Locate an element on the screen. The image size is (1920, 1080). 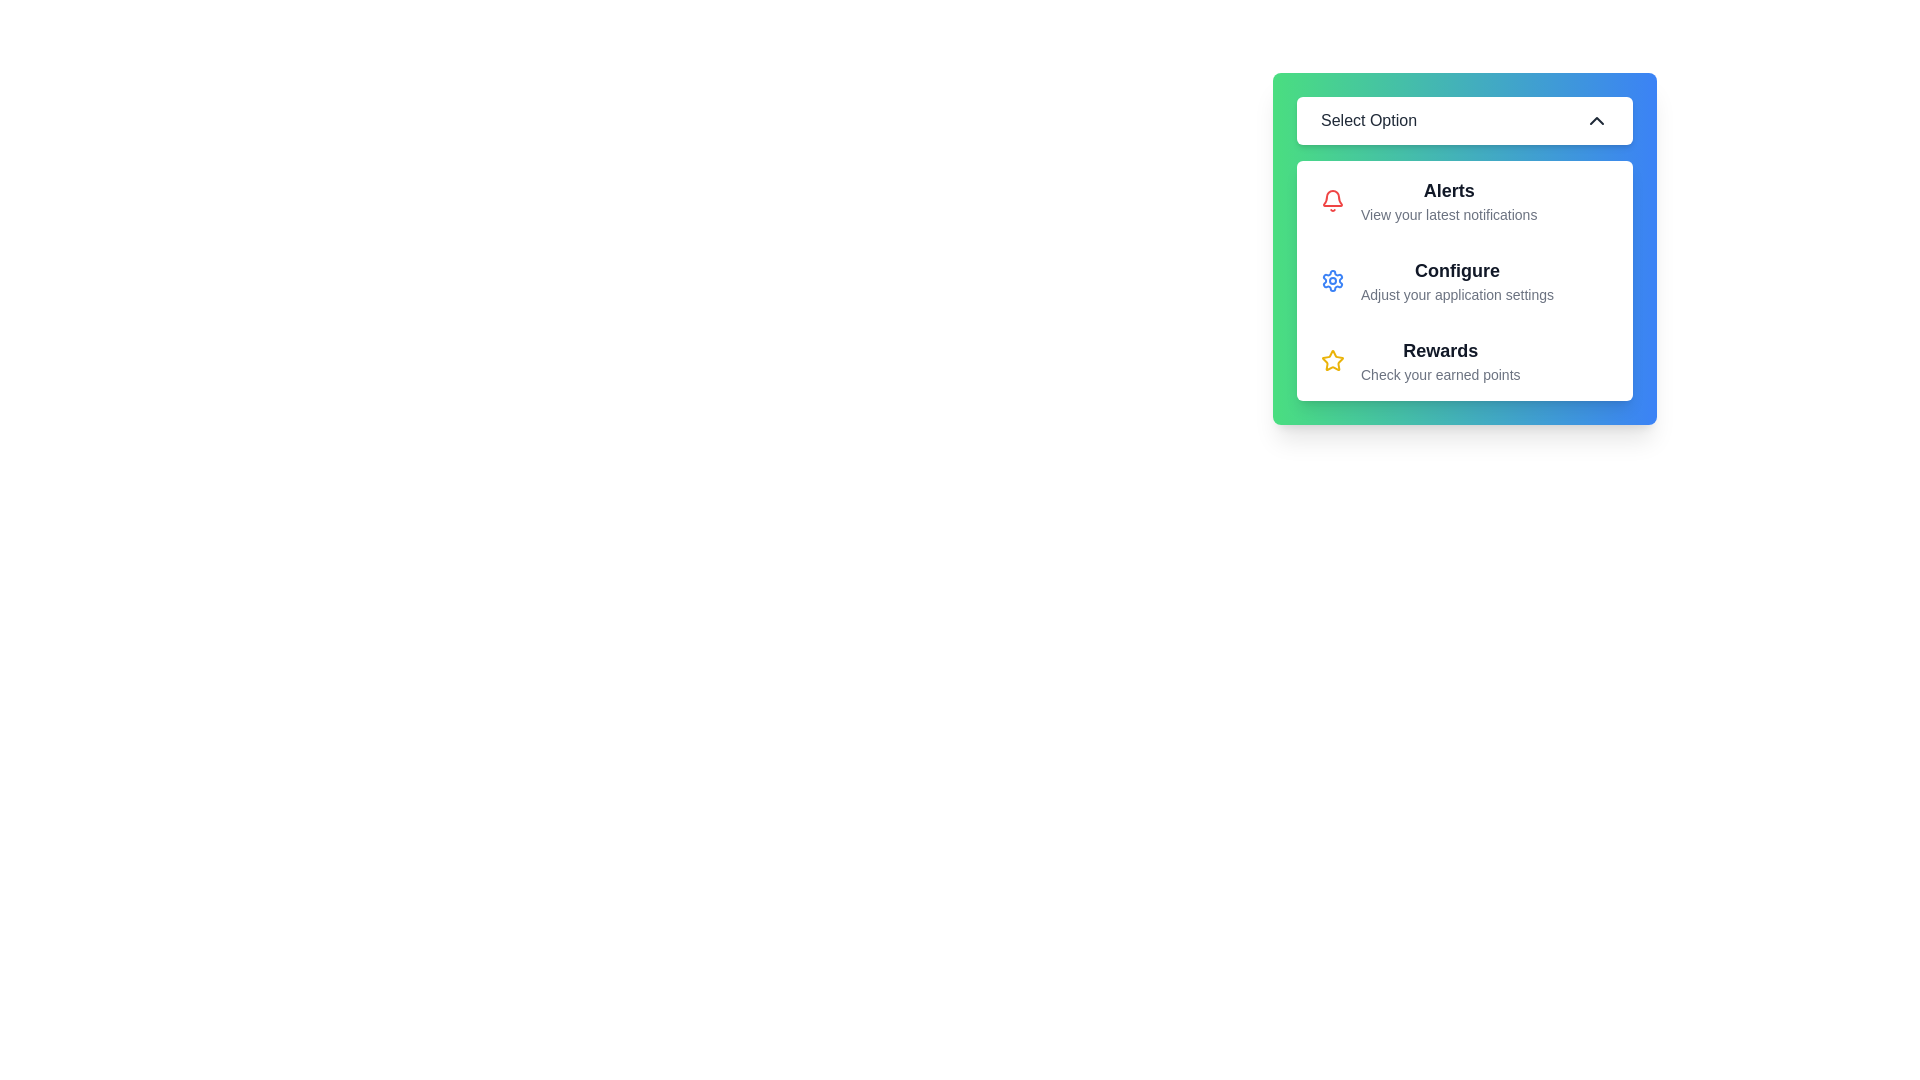
the static text label providing context for the 'Configure' option in the dropdown menu, located in the middle-right area of the interface is located at coordinates (1457, 294).